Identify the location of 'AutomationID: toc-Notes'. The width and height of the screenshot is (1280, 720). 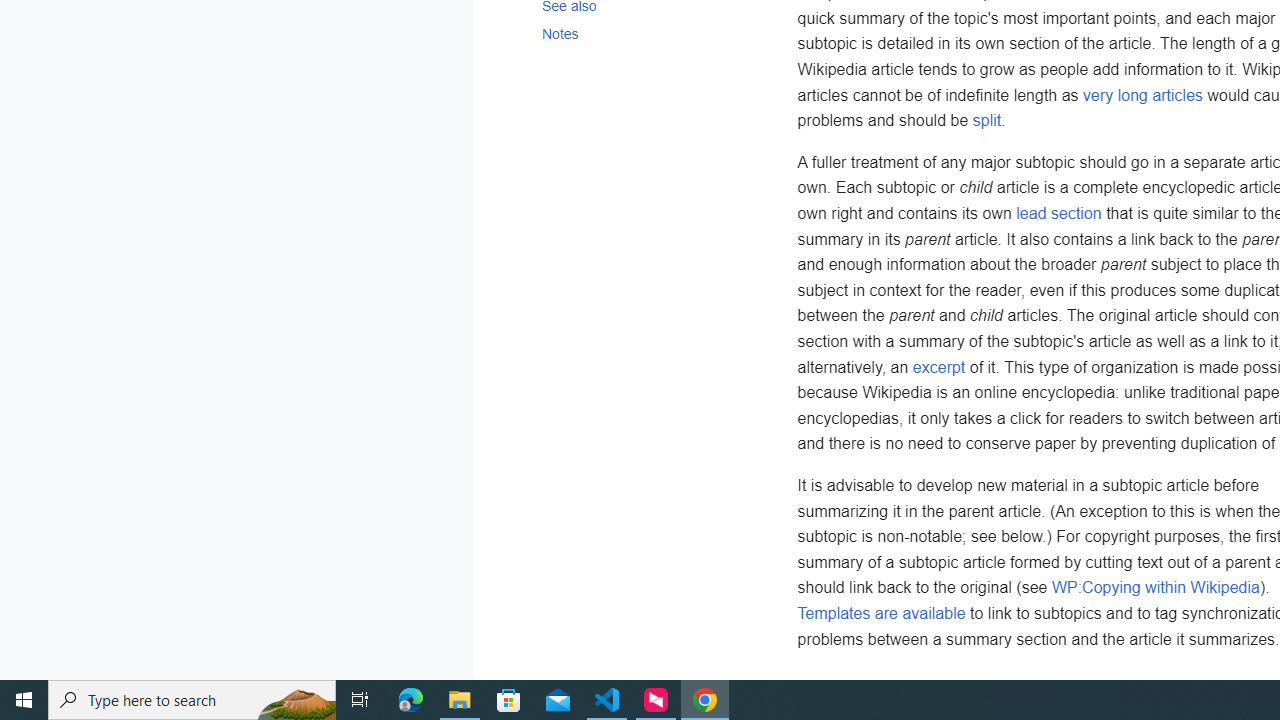
(643, 33).